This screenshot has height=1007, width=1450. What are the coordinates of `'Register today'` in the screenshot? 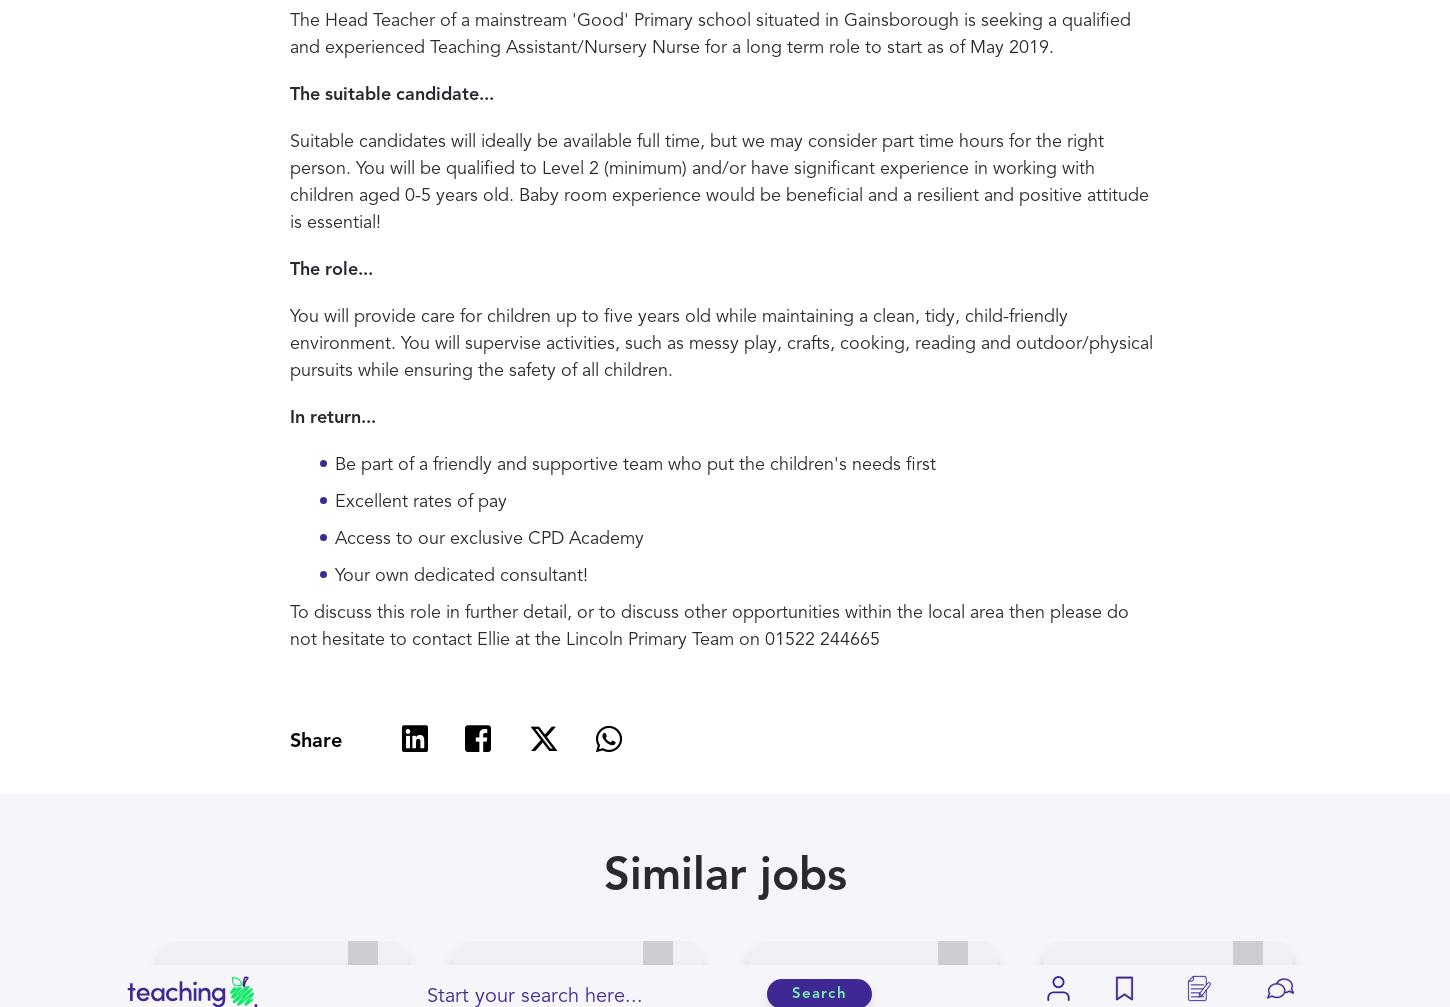 It's located at (723, 368).